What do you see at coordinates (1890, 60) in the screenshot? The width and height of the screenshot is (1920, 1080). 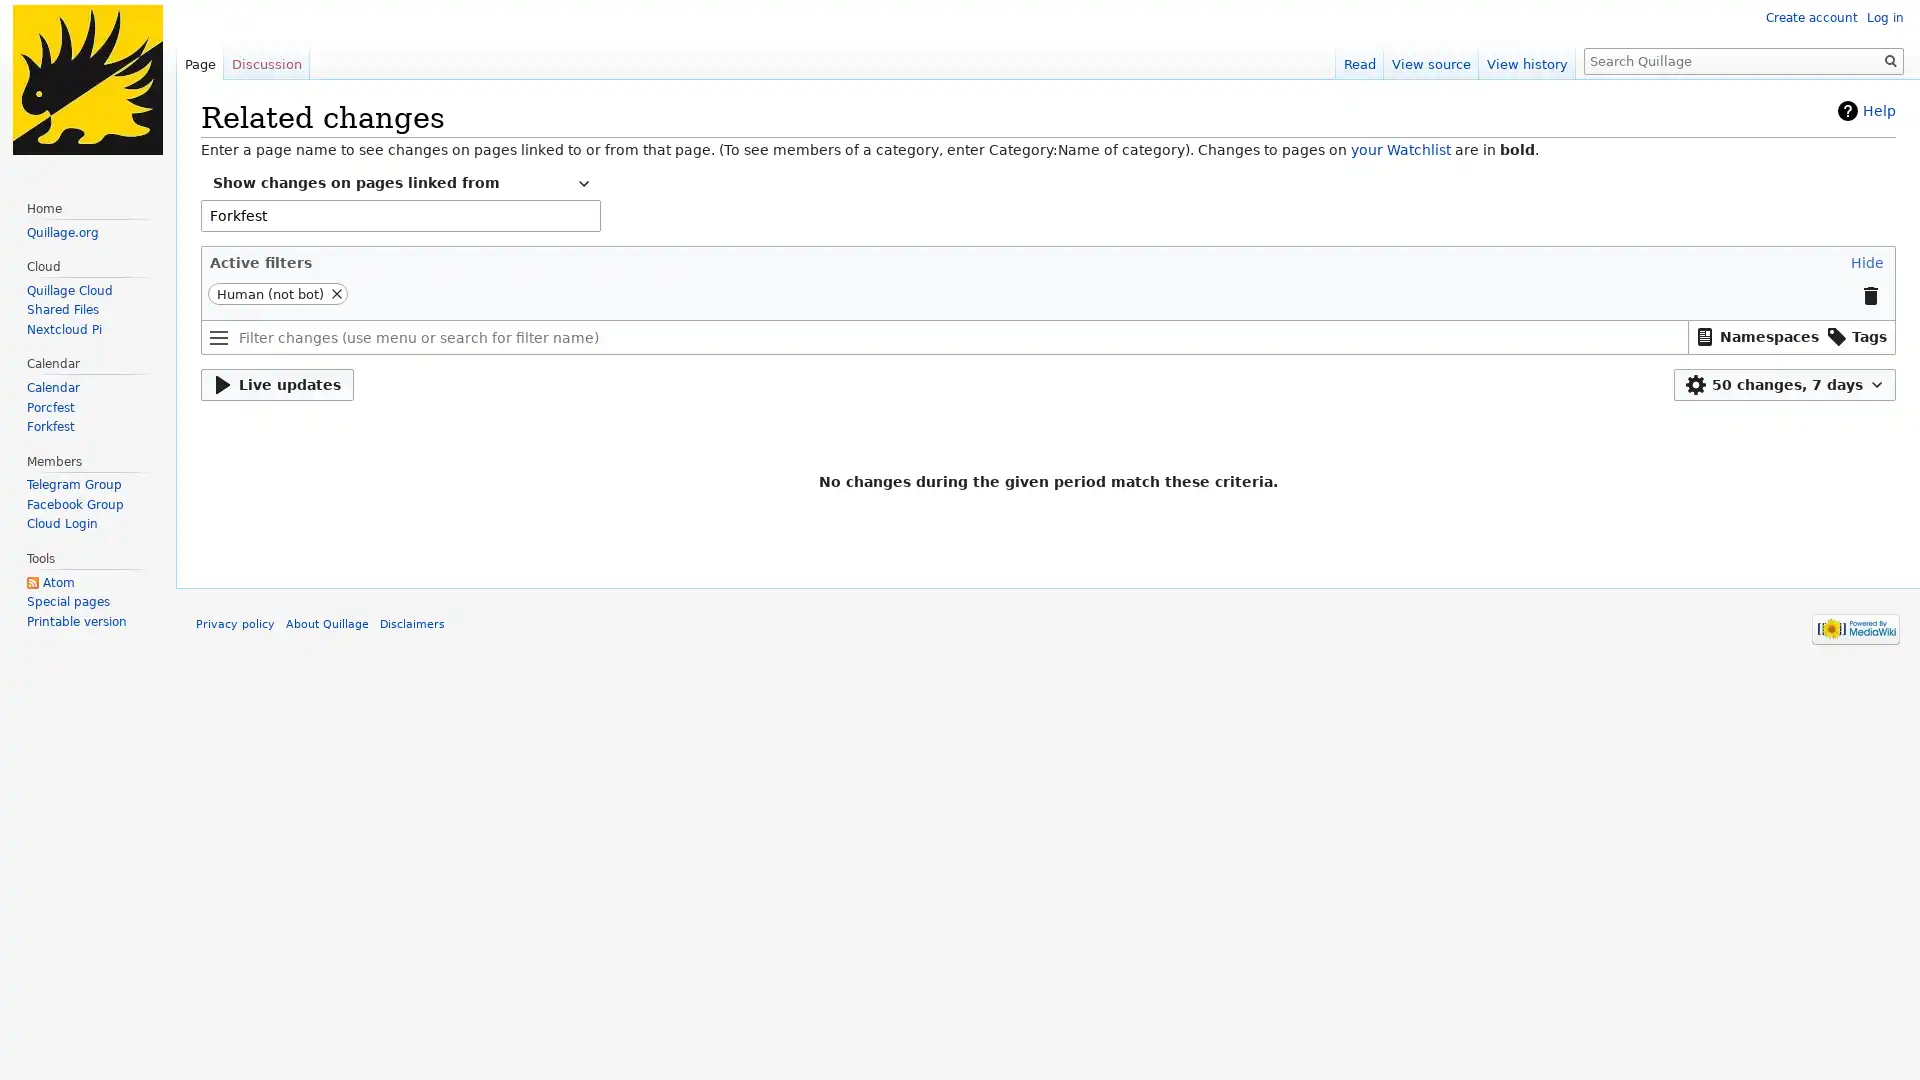 I see `Go` at bounding box center [1890, 60].